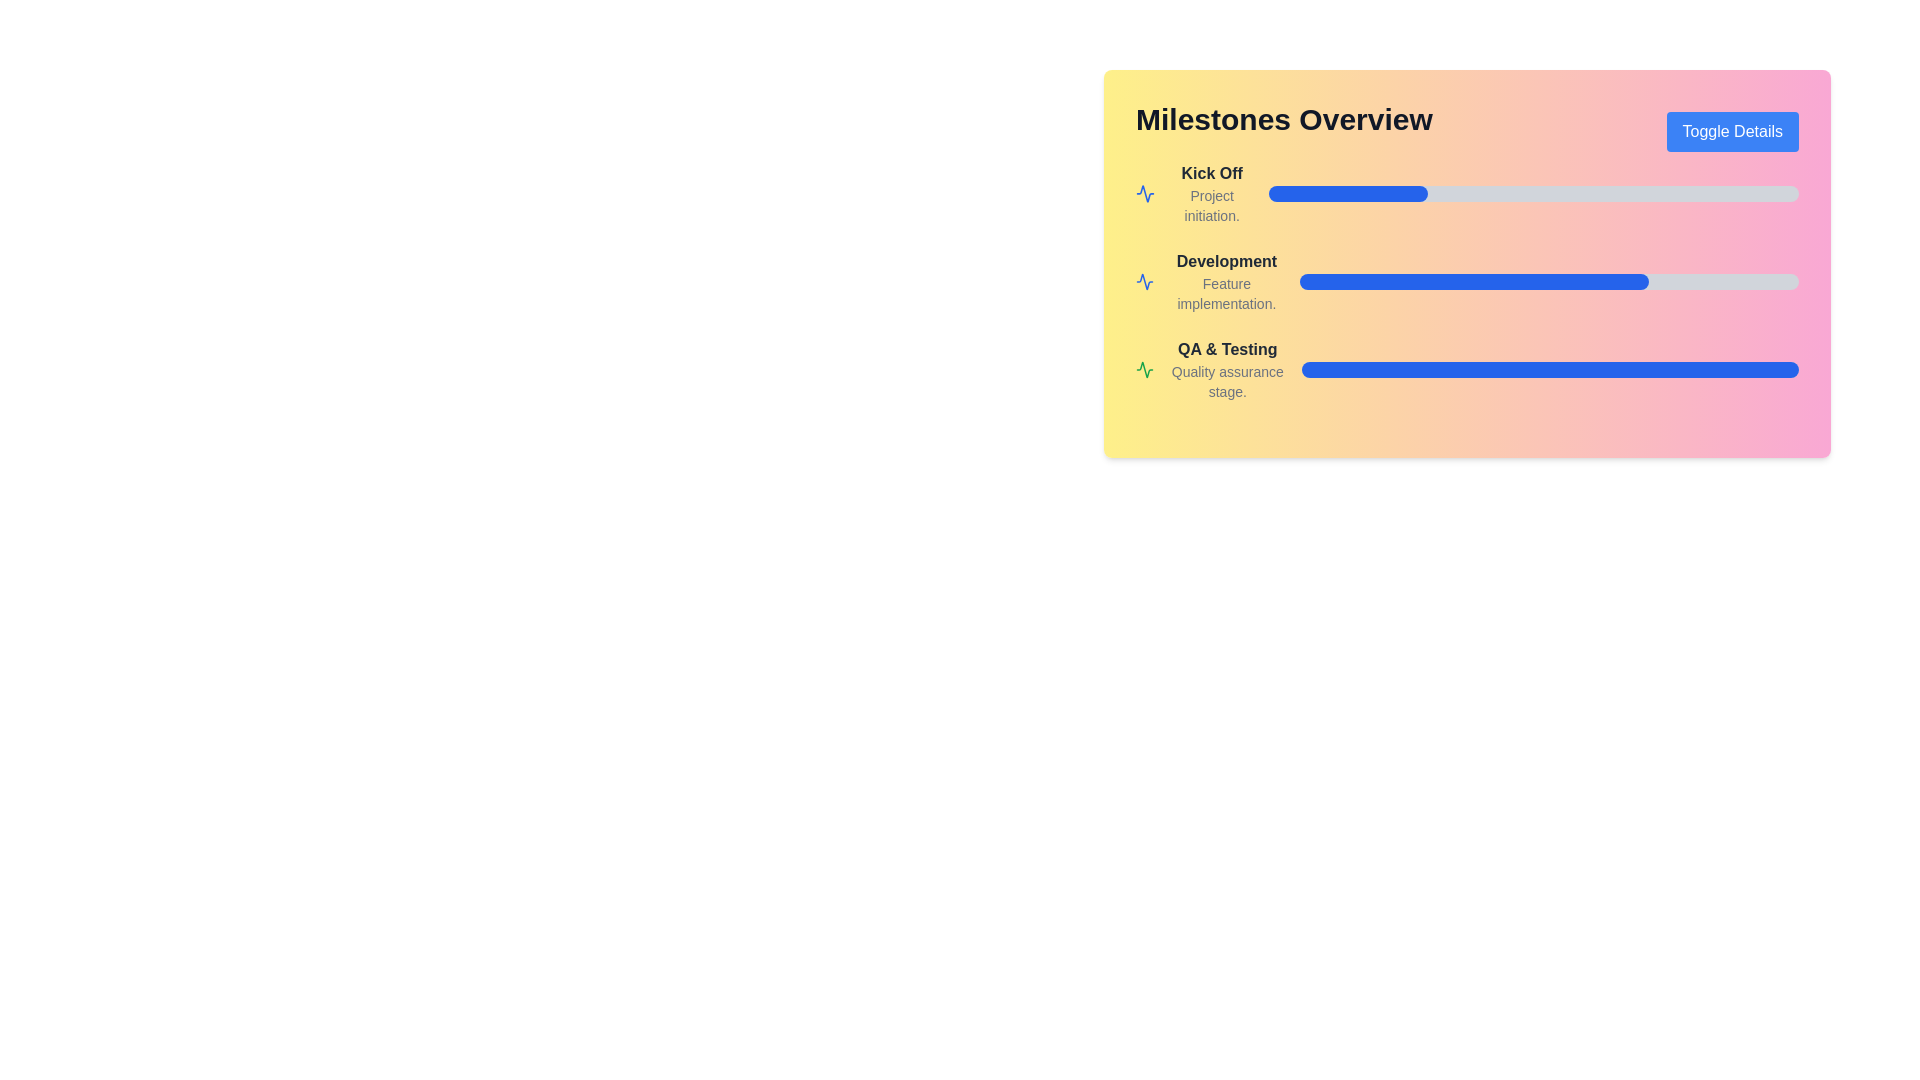 The image size is (1920, 1080). Describe the element at coordinates (1467, 370) in the screenshot. I see `the progress bar of the 'QA & Testing' milestone component, which features a blue bar with a red marker and is part of a vertical sequence of milestones` at that location.